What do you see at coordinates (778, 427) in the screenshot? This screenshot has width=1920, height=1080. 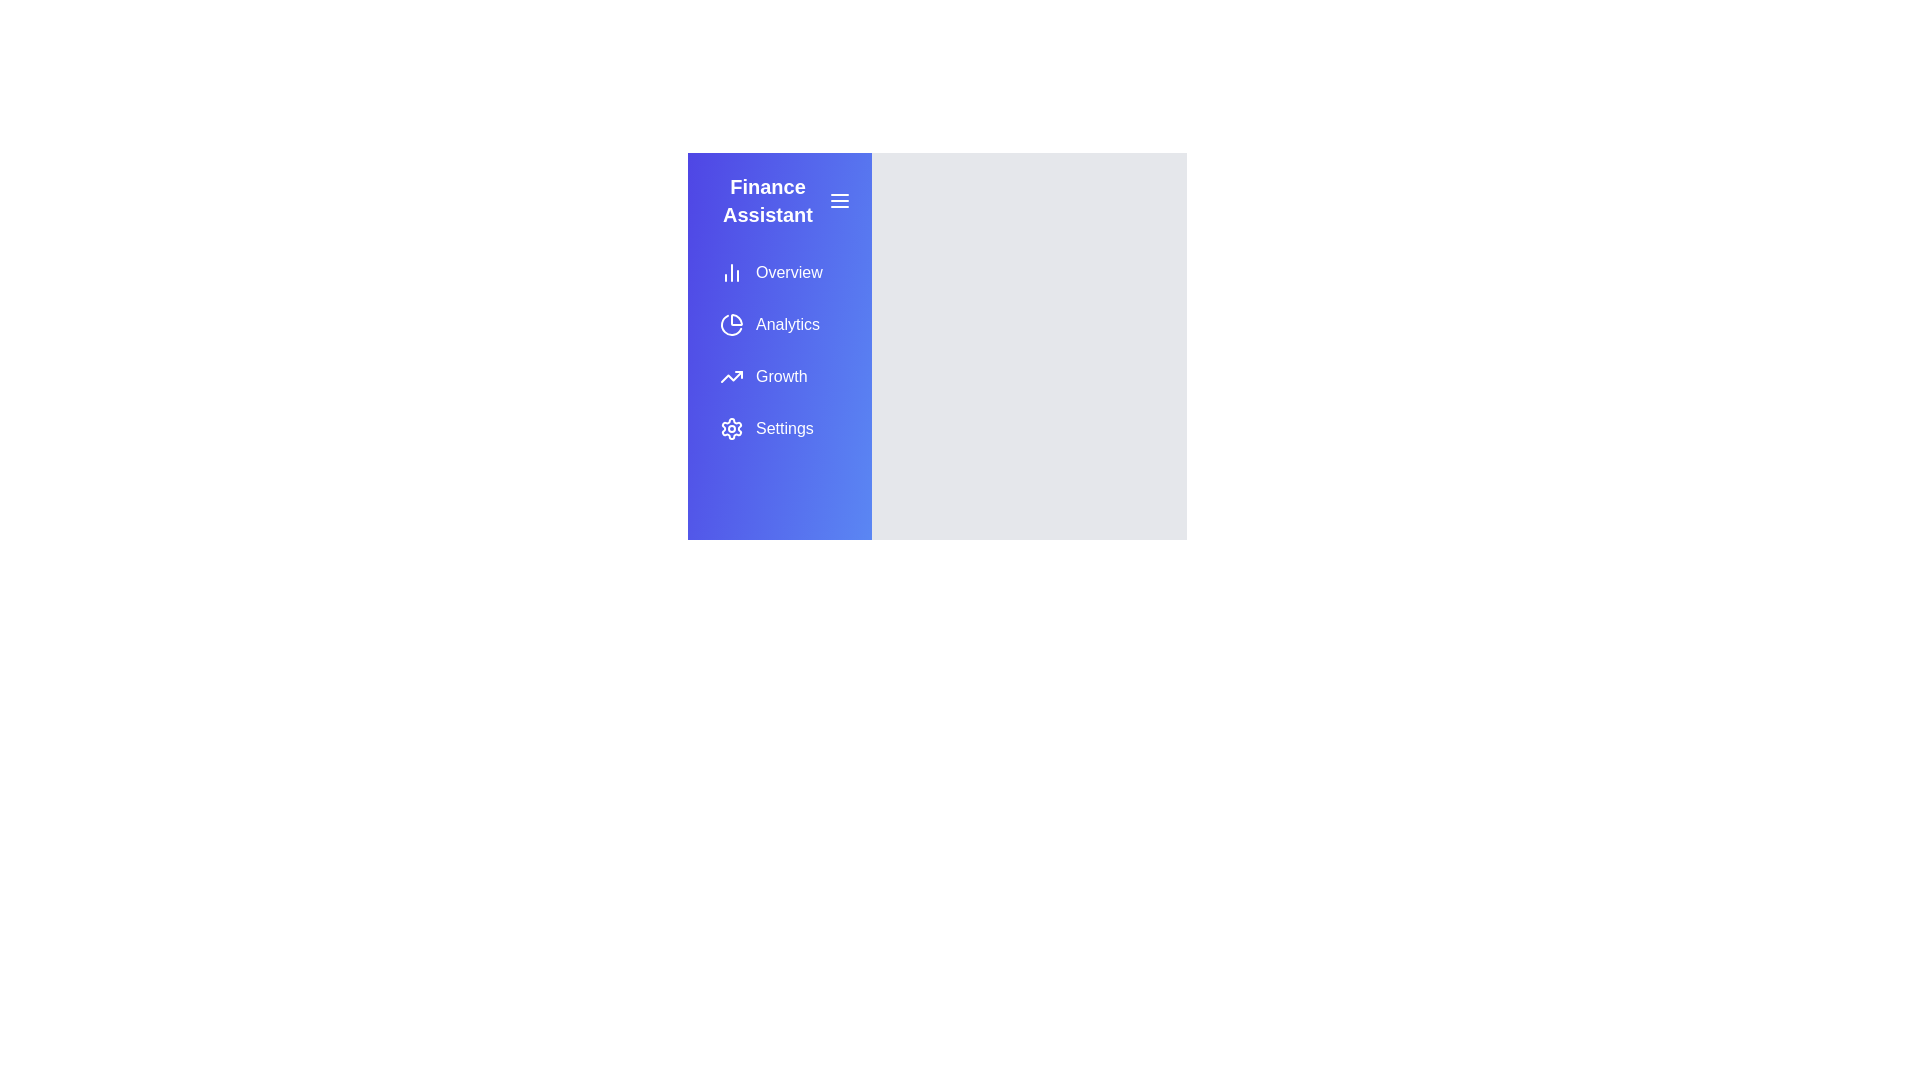 I see `the menu option Settings to navigate to the respective section` at bounding box center [778, 427].